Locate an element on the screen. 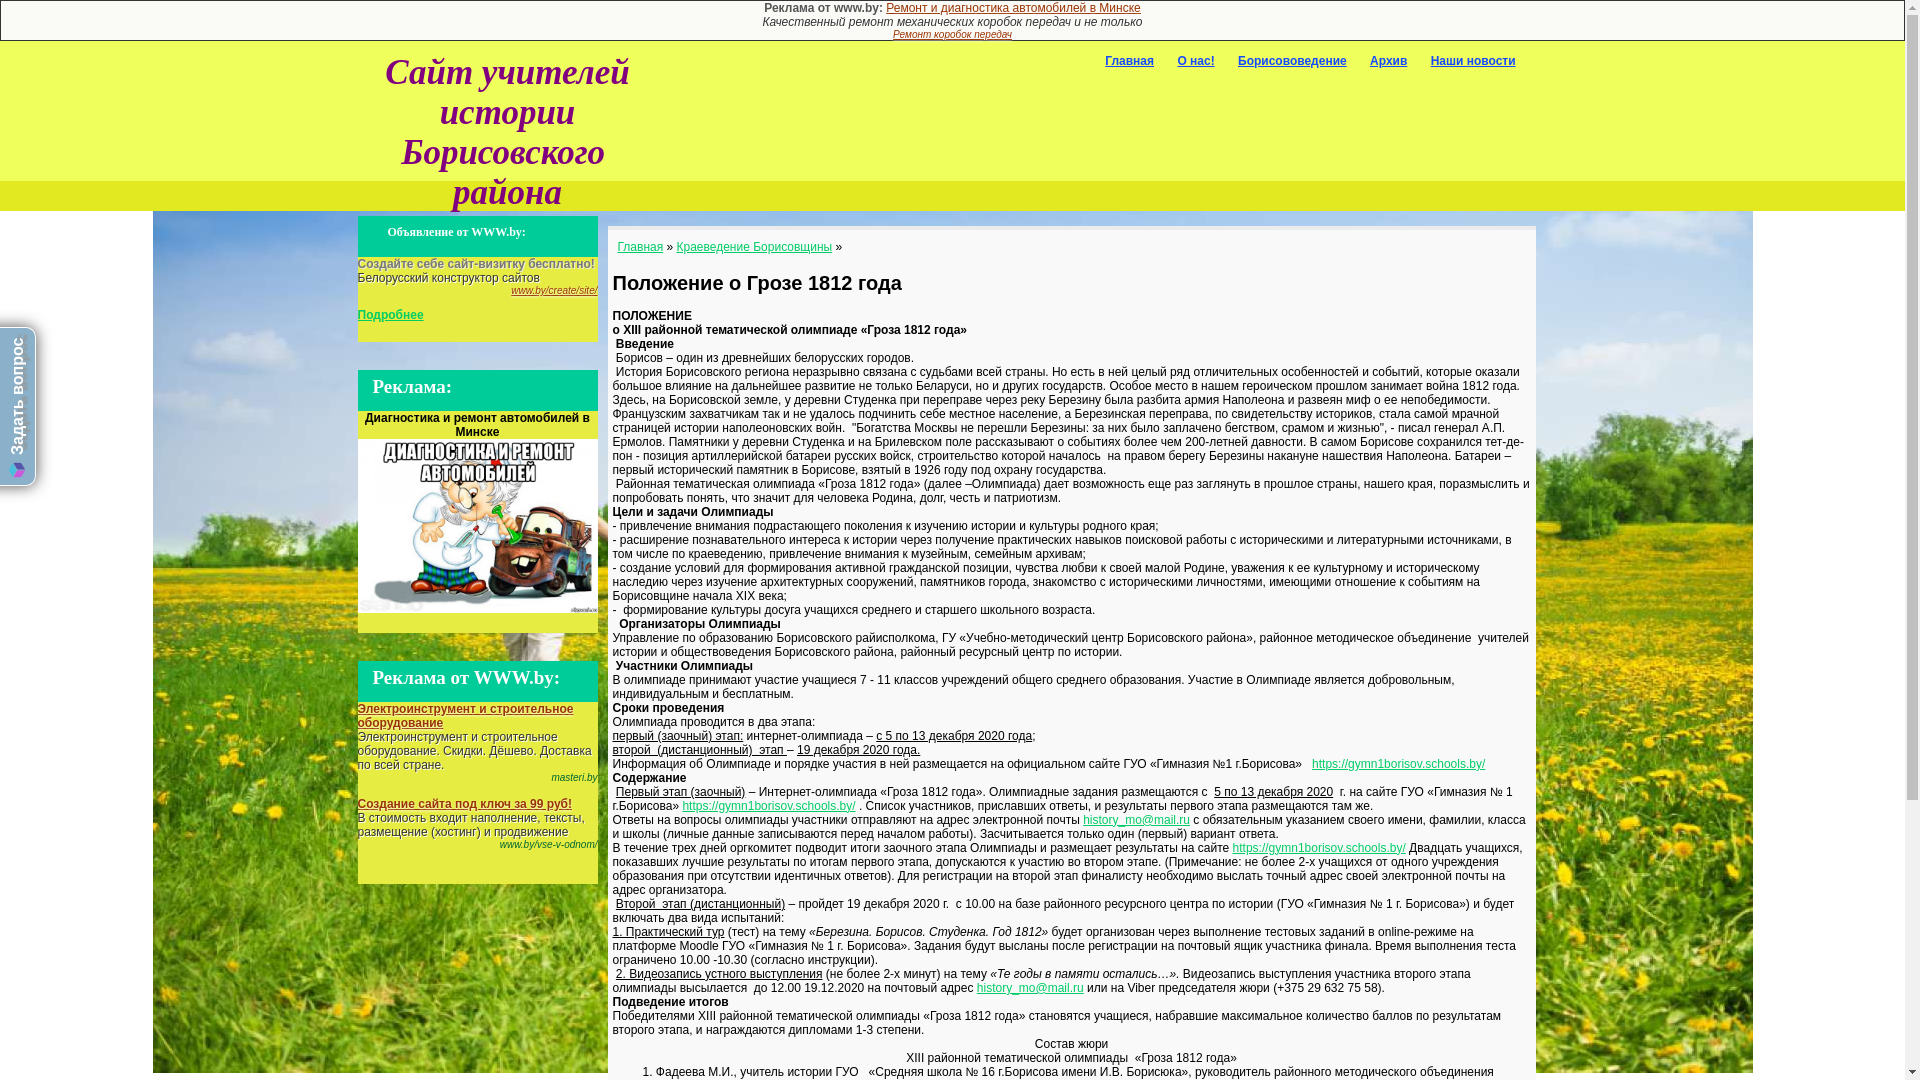  'history_mo@mail.ru' is located at coordinates (1136, 820).